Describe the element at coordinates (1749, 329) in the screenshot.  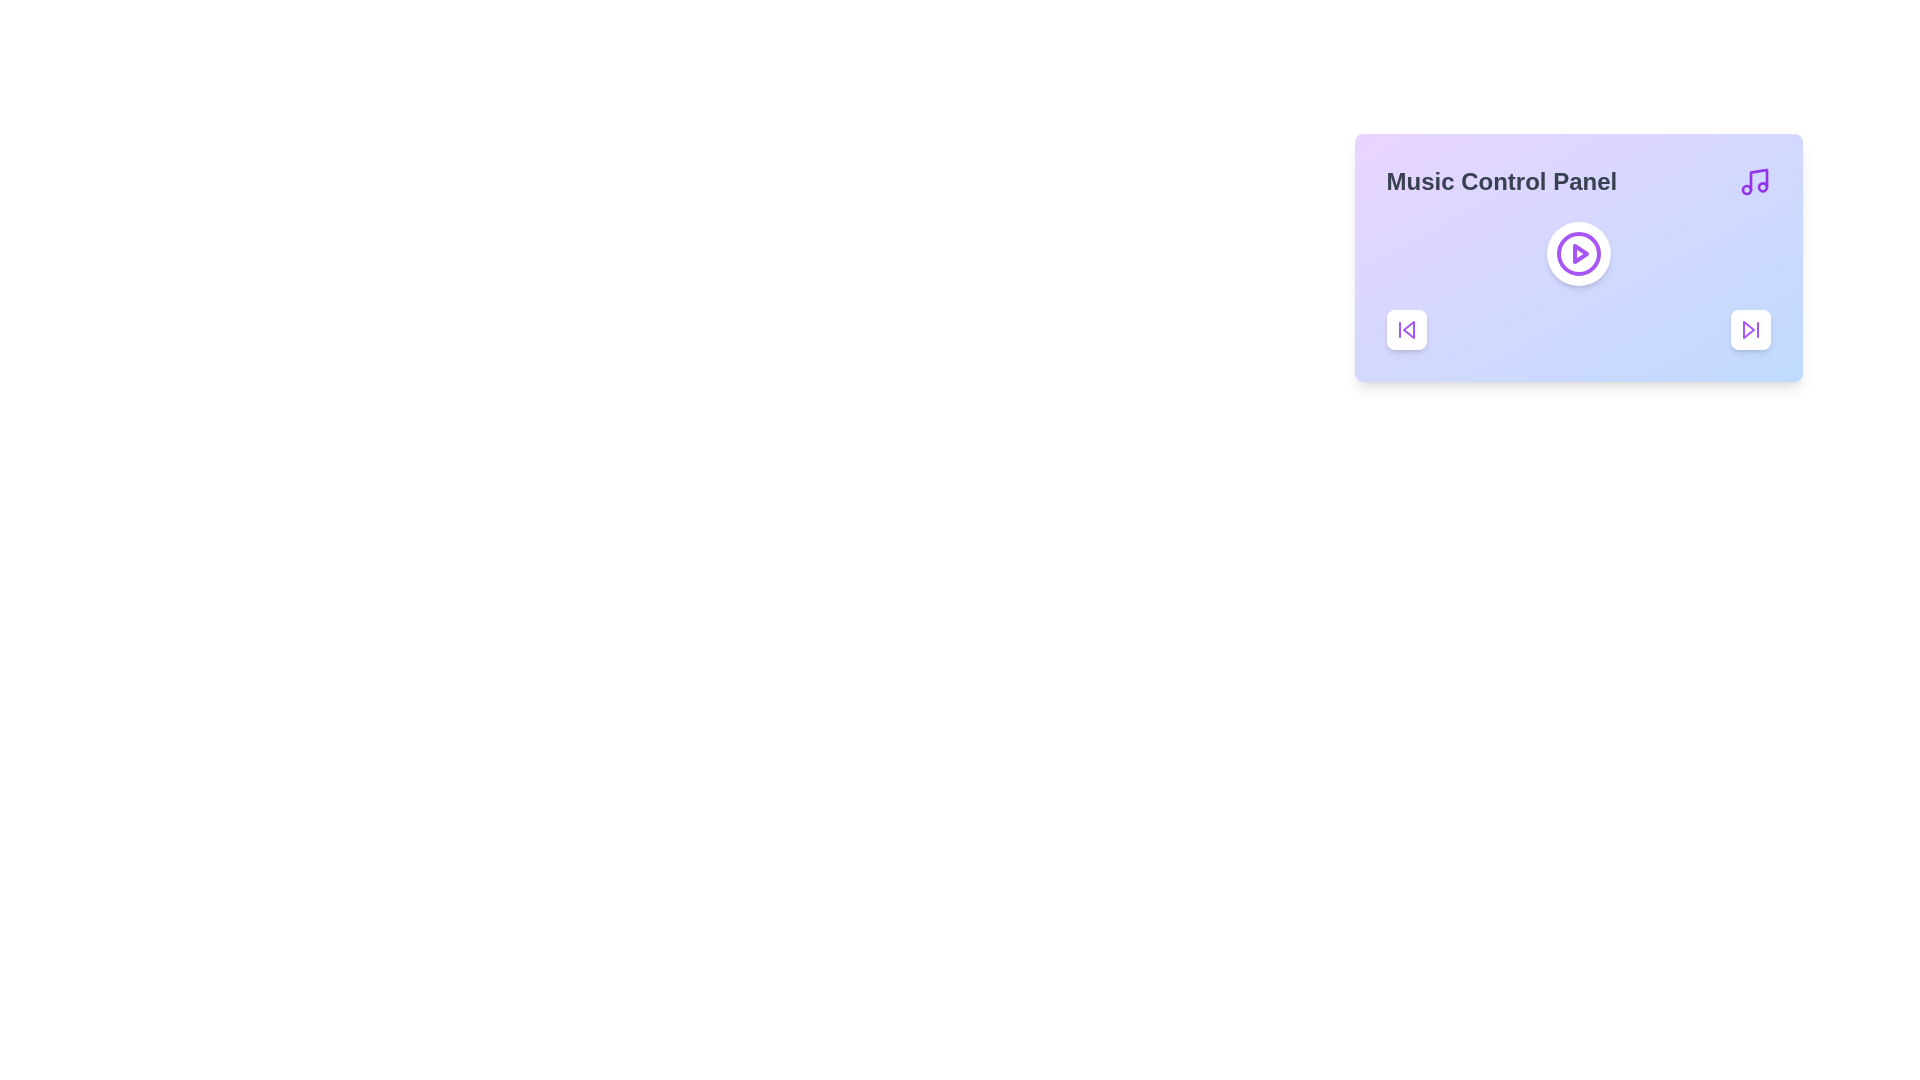
I see `the rectangular button with a white background and a purple play-forward icon for visual feedback` at that location.